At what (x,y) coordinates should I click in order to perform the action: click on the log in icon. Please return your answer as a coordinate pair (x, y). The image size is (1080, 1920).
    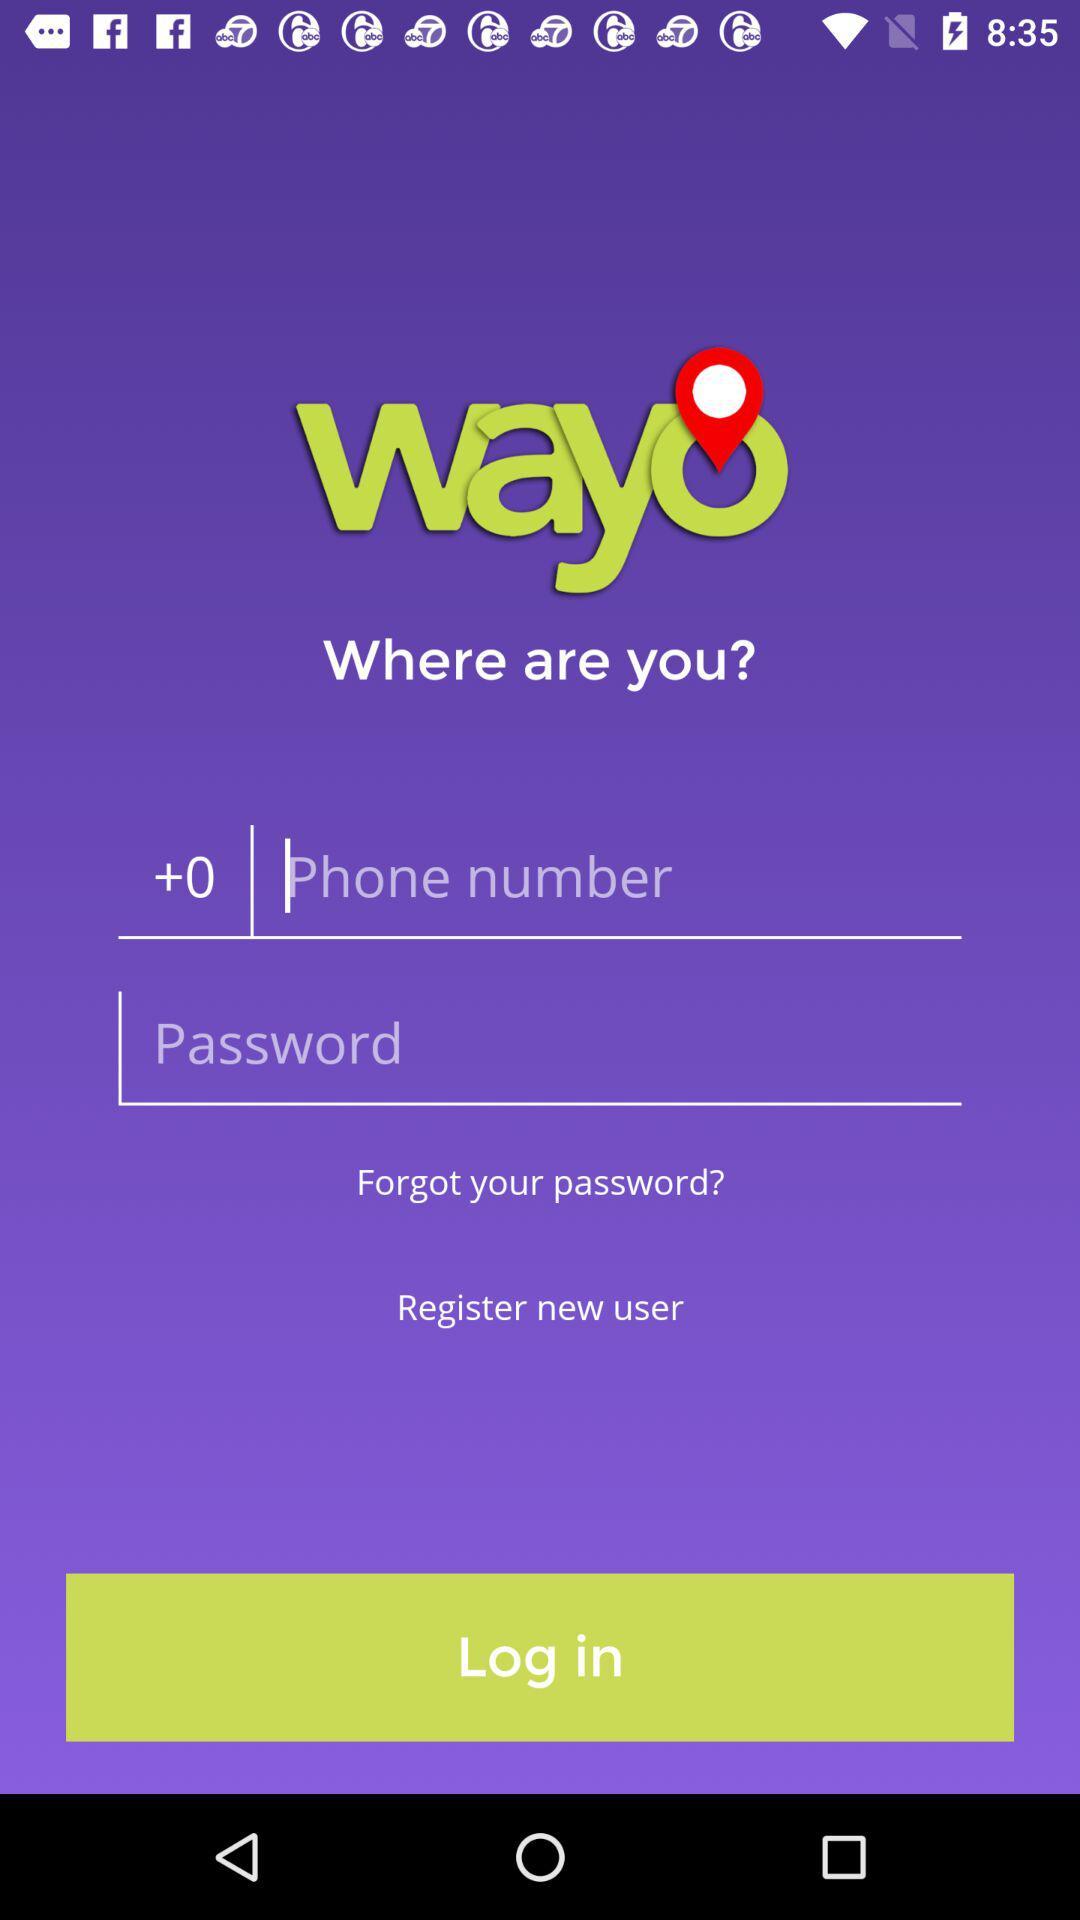
    Looking at the image, I should click on (540, 1657).